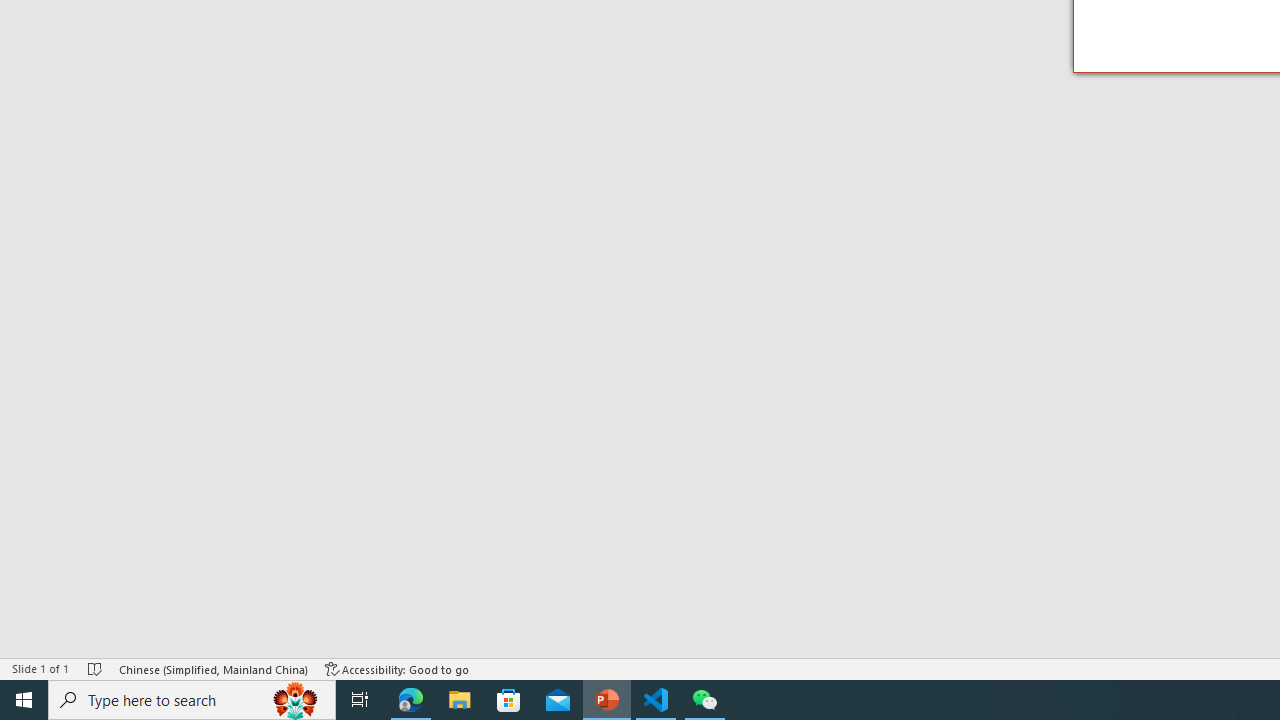 The width and height of the screenshot is (1280, 720). I want to click on 'Visual Studio Code - 1 running window', so click(656, 698).